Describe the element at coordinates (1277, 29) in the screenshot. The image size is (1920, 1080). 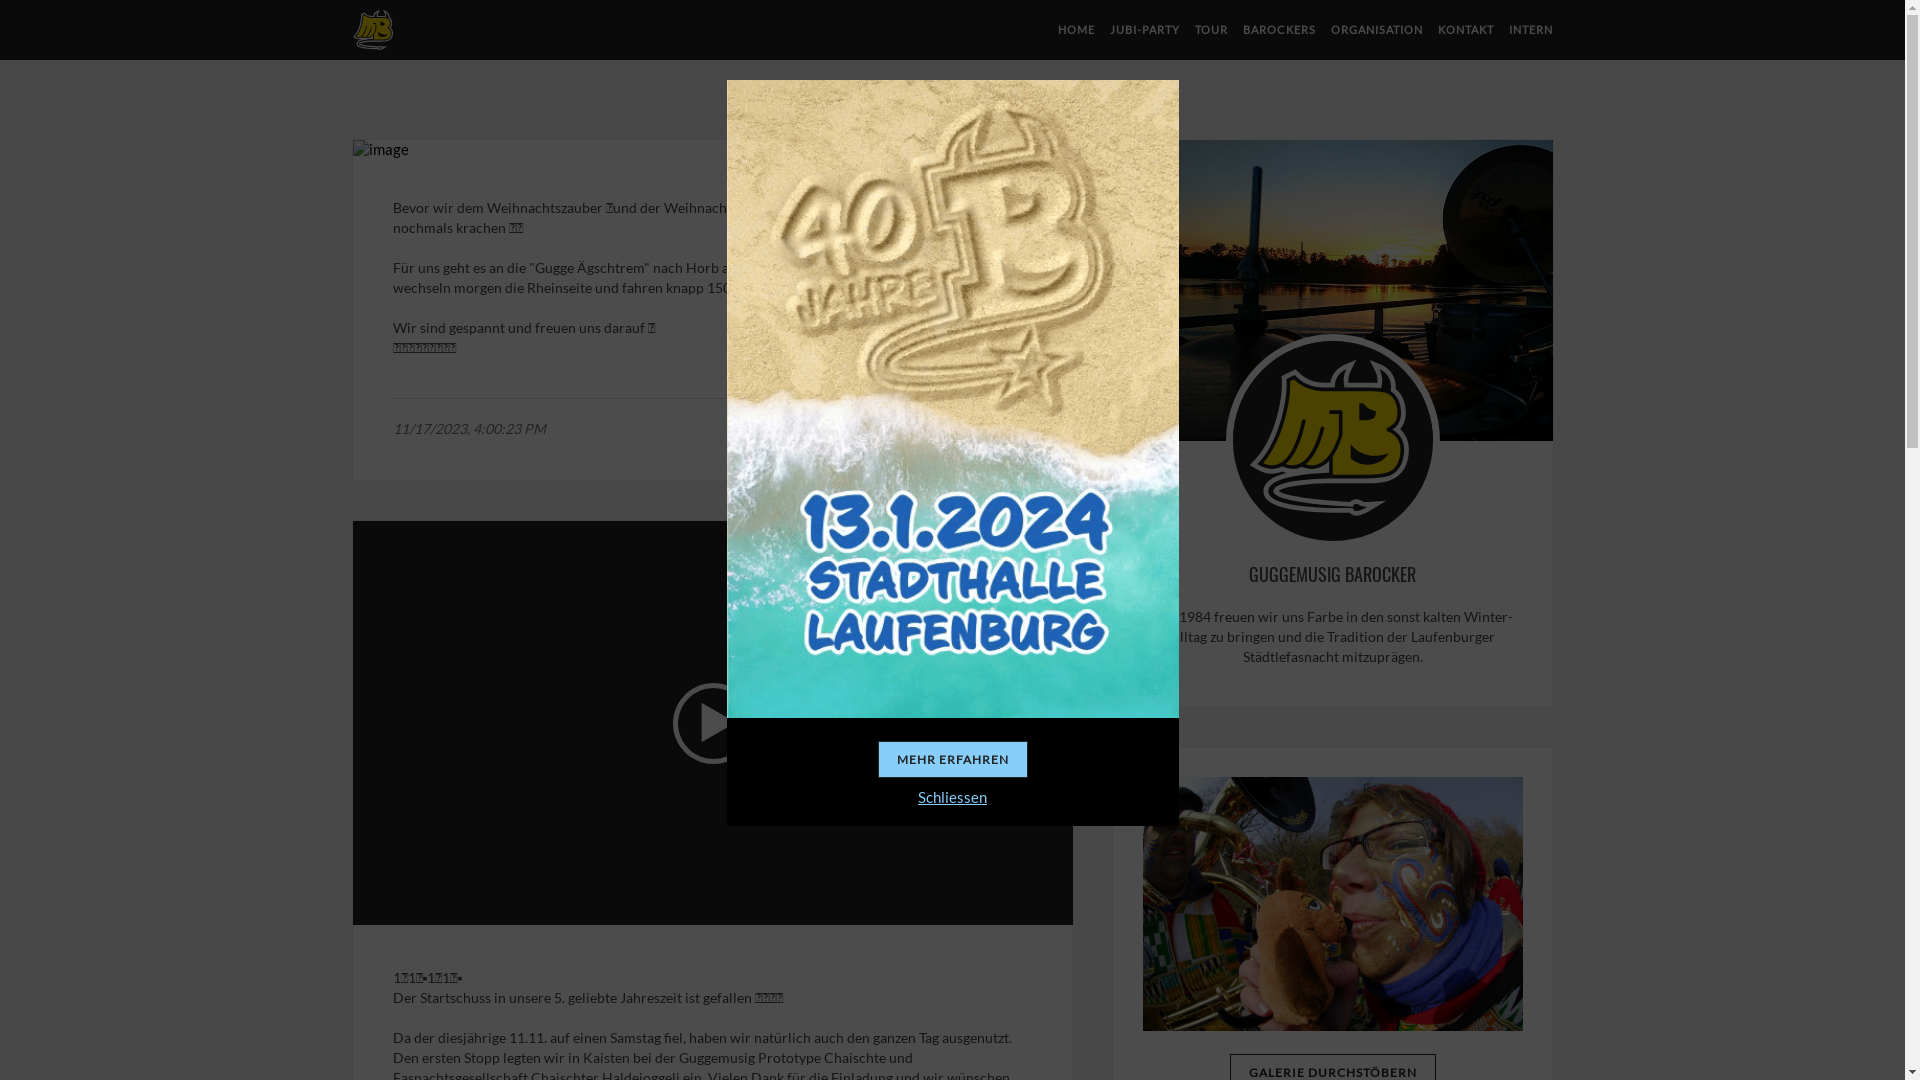
I see `'BAROCKERS'` at that location.